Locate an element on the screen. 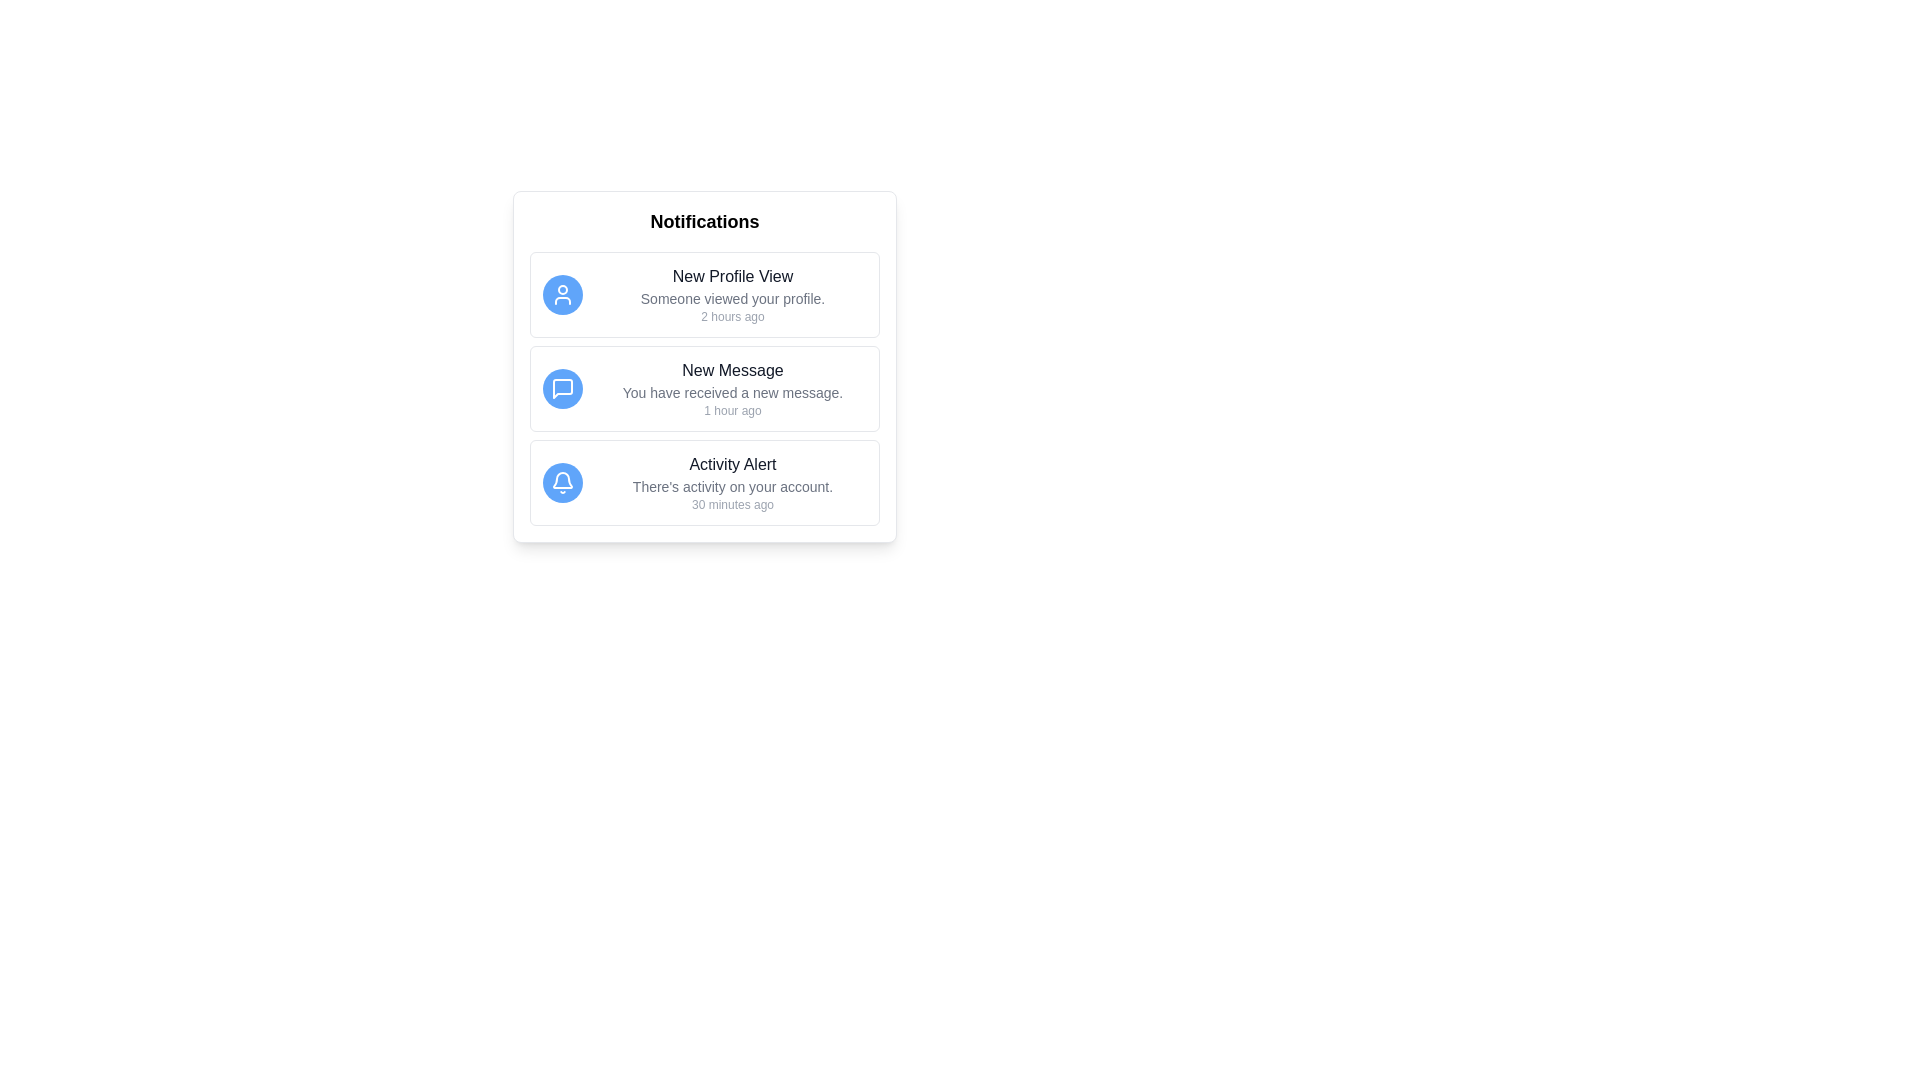 This screenshot has width=1920, height=1080. the first notification item that informs the user someone has viewed their profile is located at coordinates (732, 294).